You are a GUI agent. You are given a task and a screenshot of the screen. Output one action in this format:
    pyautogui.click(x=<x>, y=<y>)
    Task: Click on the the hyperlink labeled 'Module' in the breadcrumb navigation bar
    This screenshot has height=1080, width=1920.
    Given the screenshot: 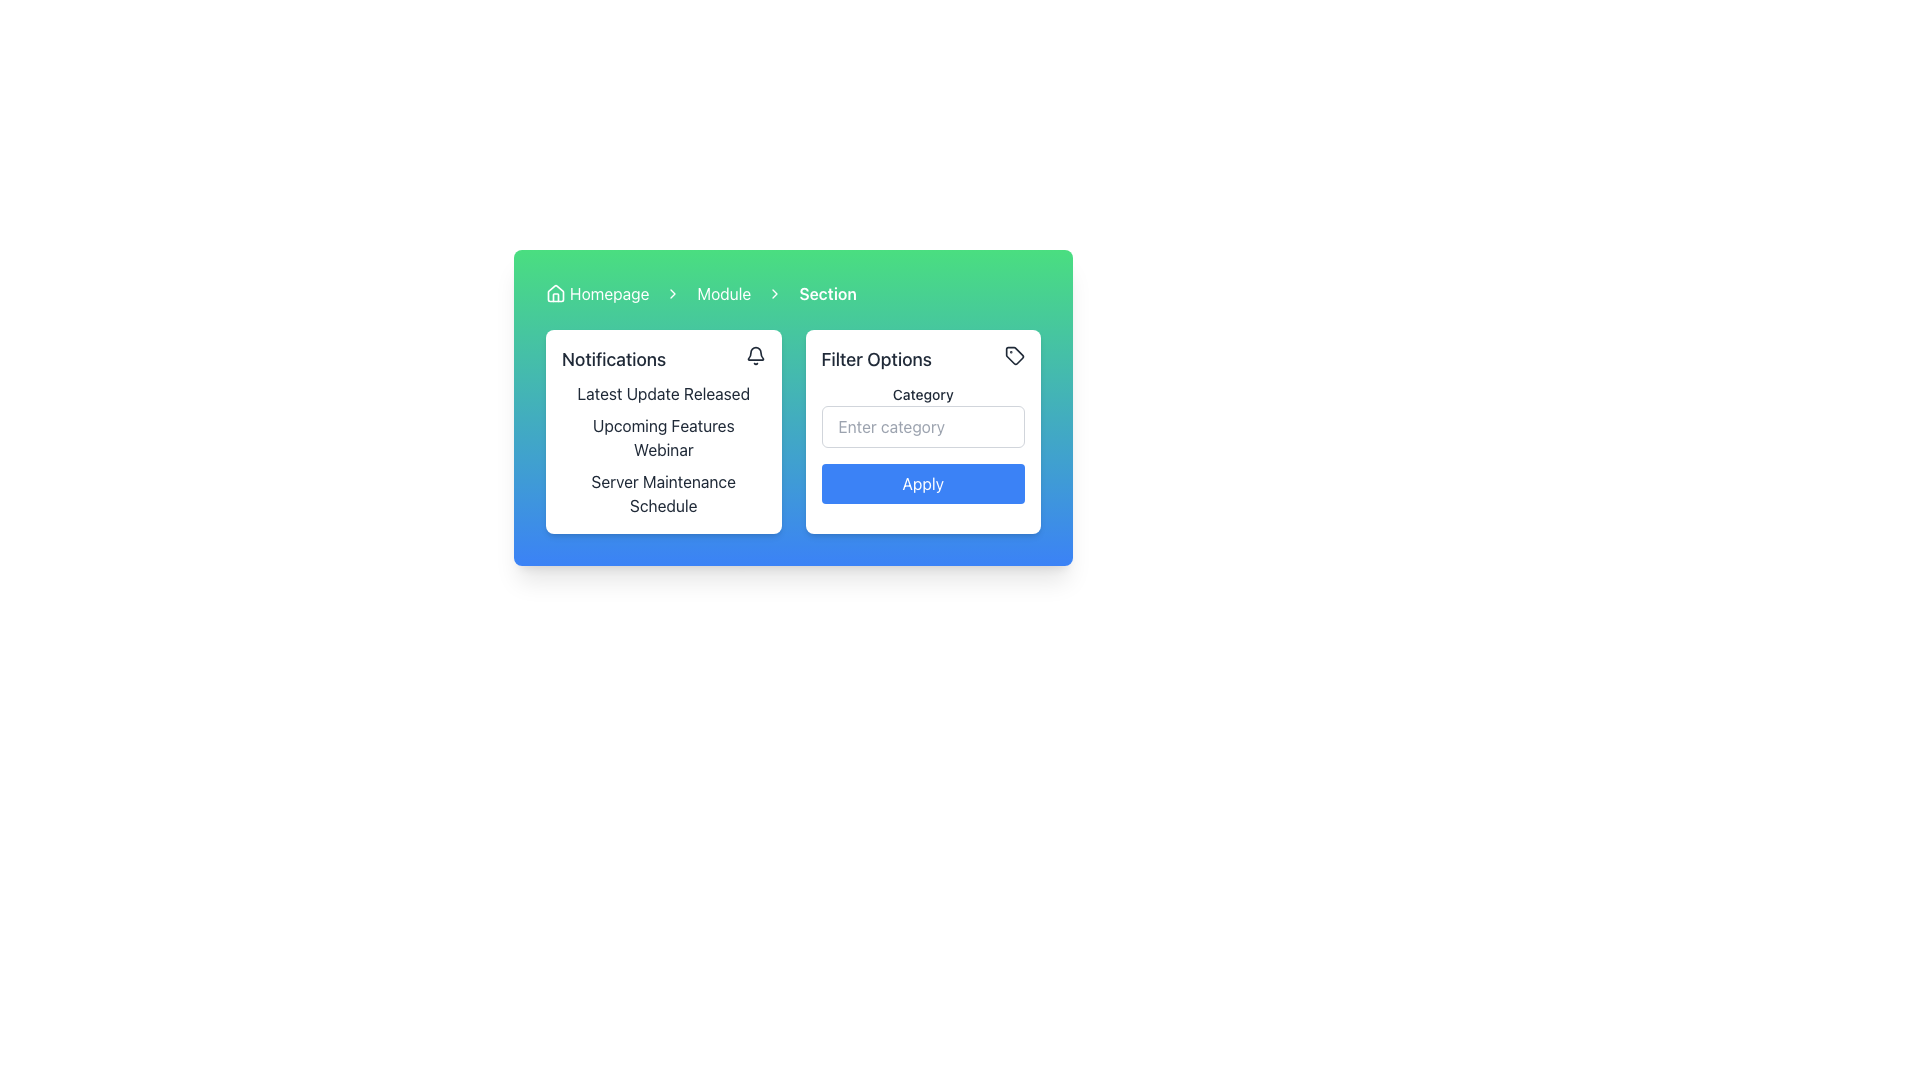 What is the action you would take?
    pyautogui.click(x=723, y=293)
    